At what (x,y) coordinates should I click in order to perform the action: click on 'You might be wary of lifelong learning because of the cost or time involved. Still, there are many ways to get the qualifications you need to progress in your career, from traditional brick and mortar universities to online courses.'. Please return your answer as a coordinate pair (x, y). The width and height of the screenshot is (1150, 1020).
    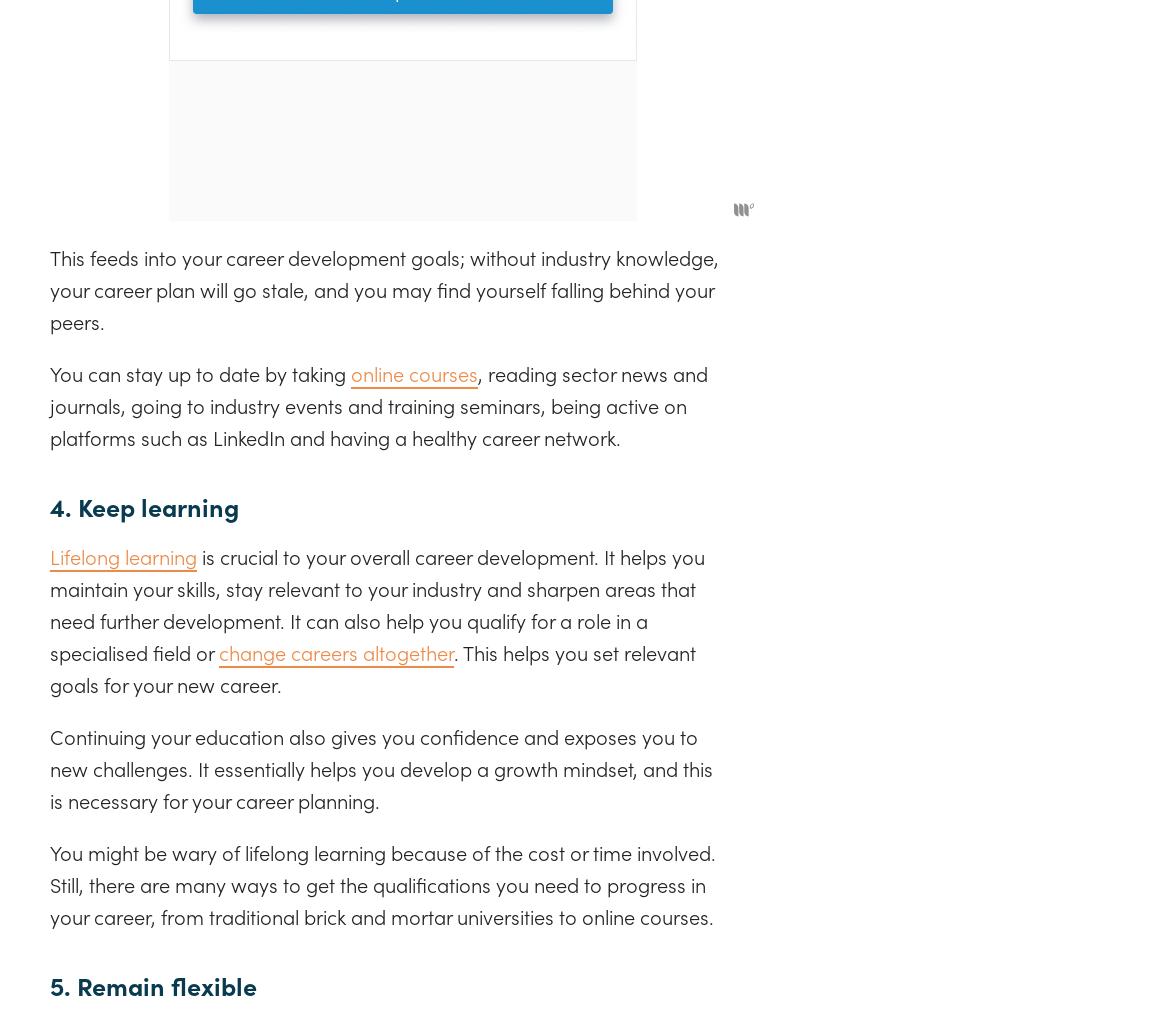
    Looking at the image, I should click on (49, 882).